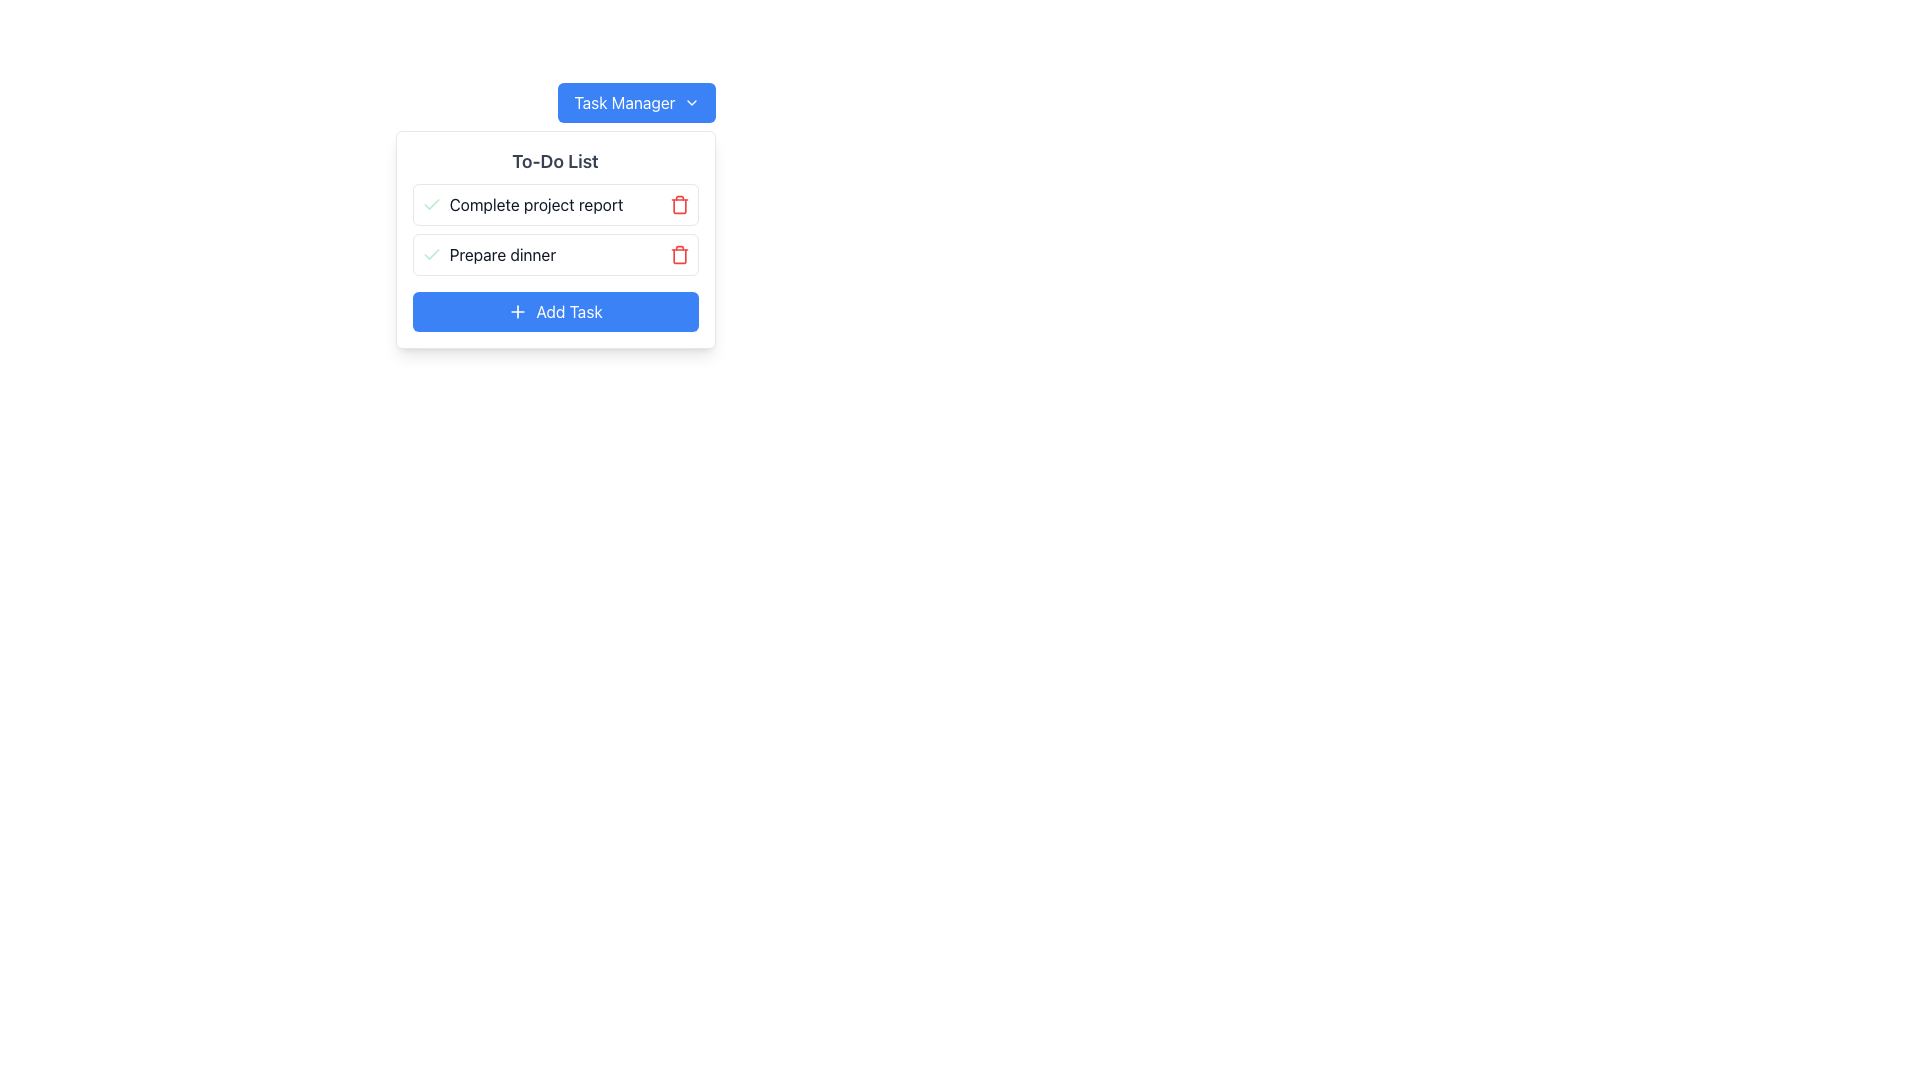  I want to click on the trash bin icon representing the delete action in the vertical task list, which is part of a vector graphics element, so click(679, 255).